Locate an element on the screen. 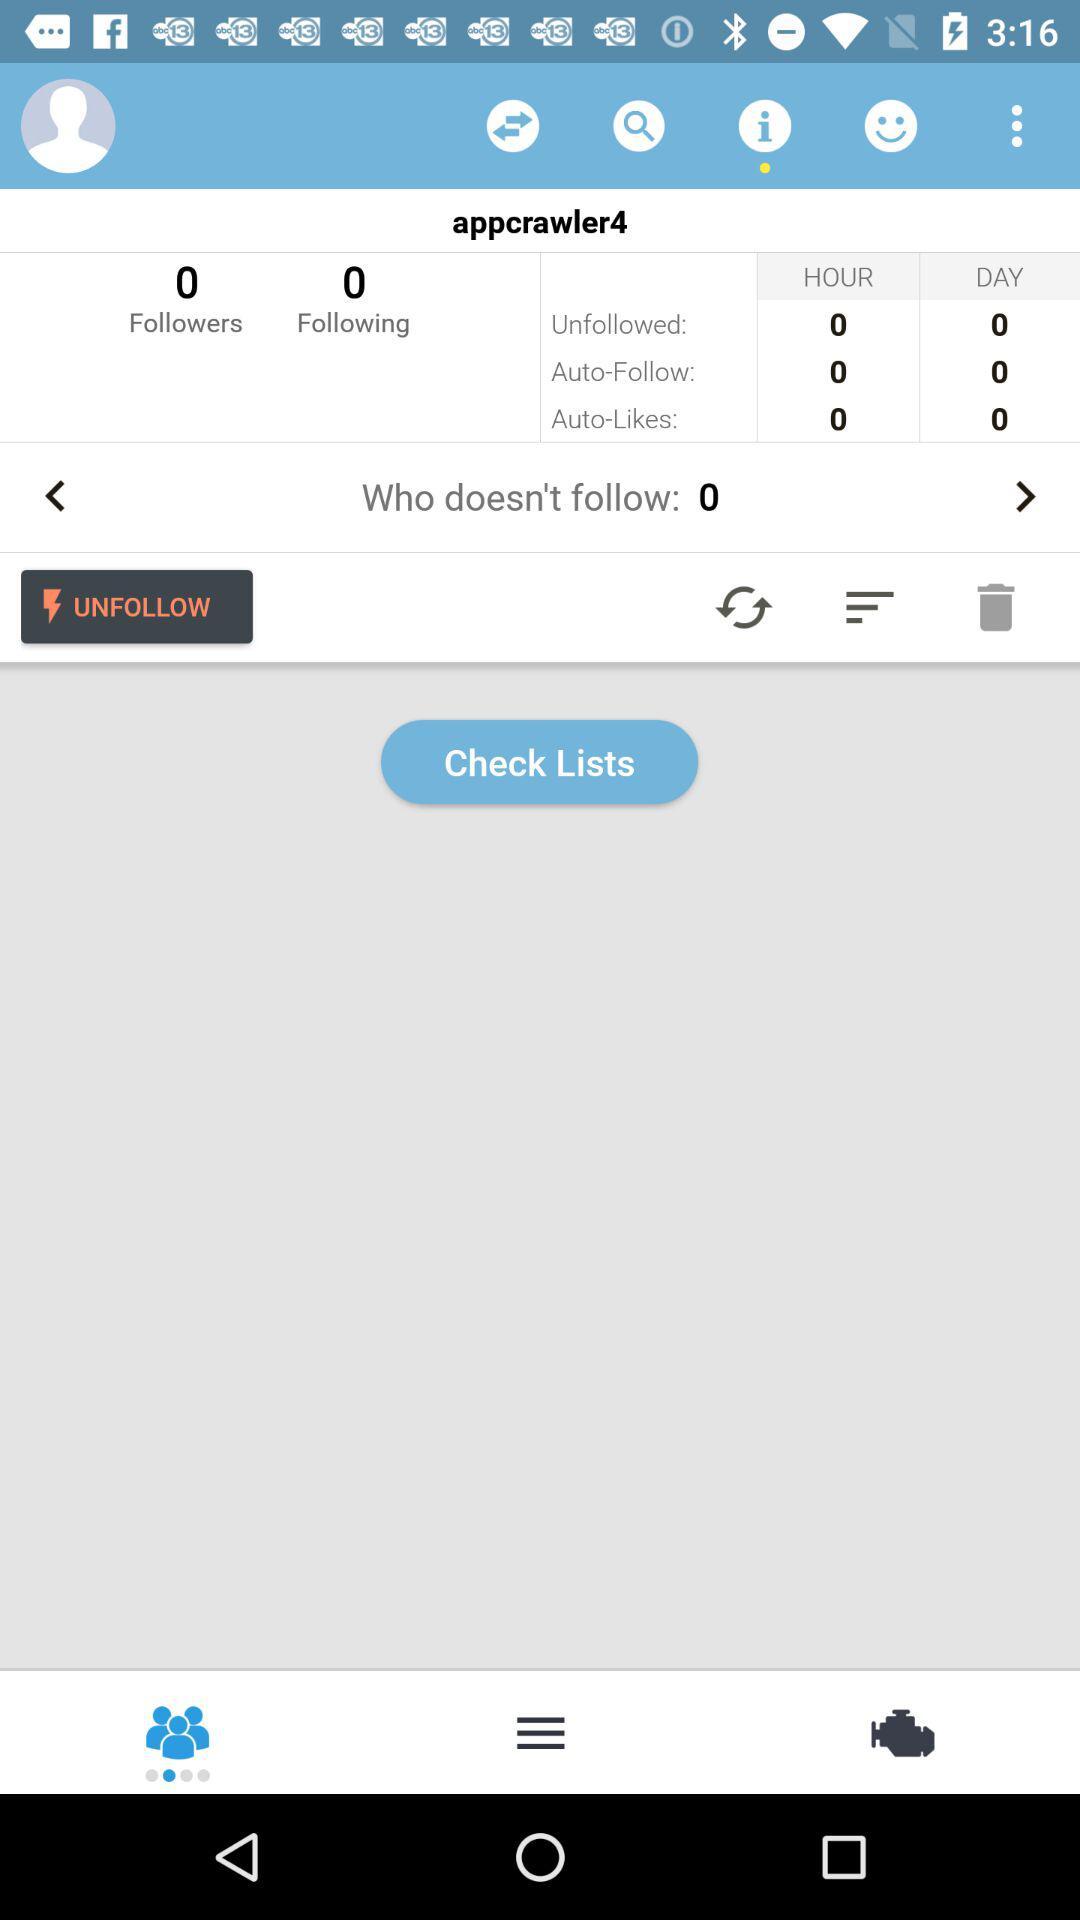  information is located at coordinates (764, 124).